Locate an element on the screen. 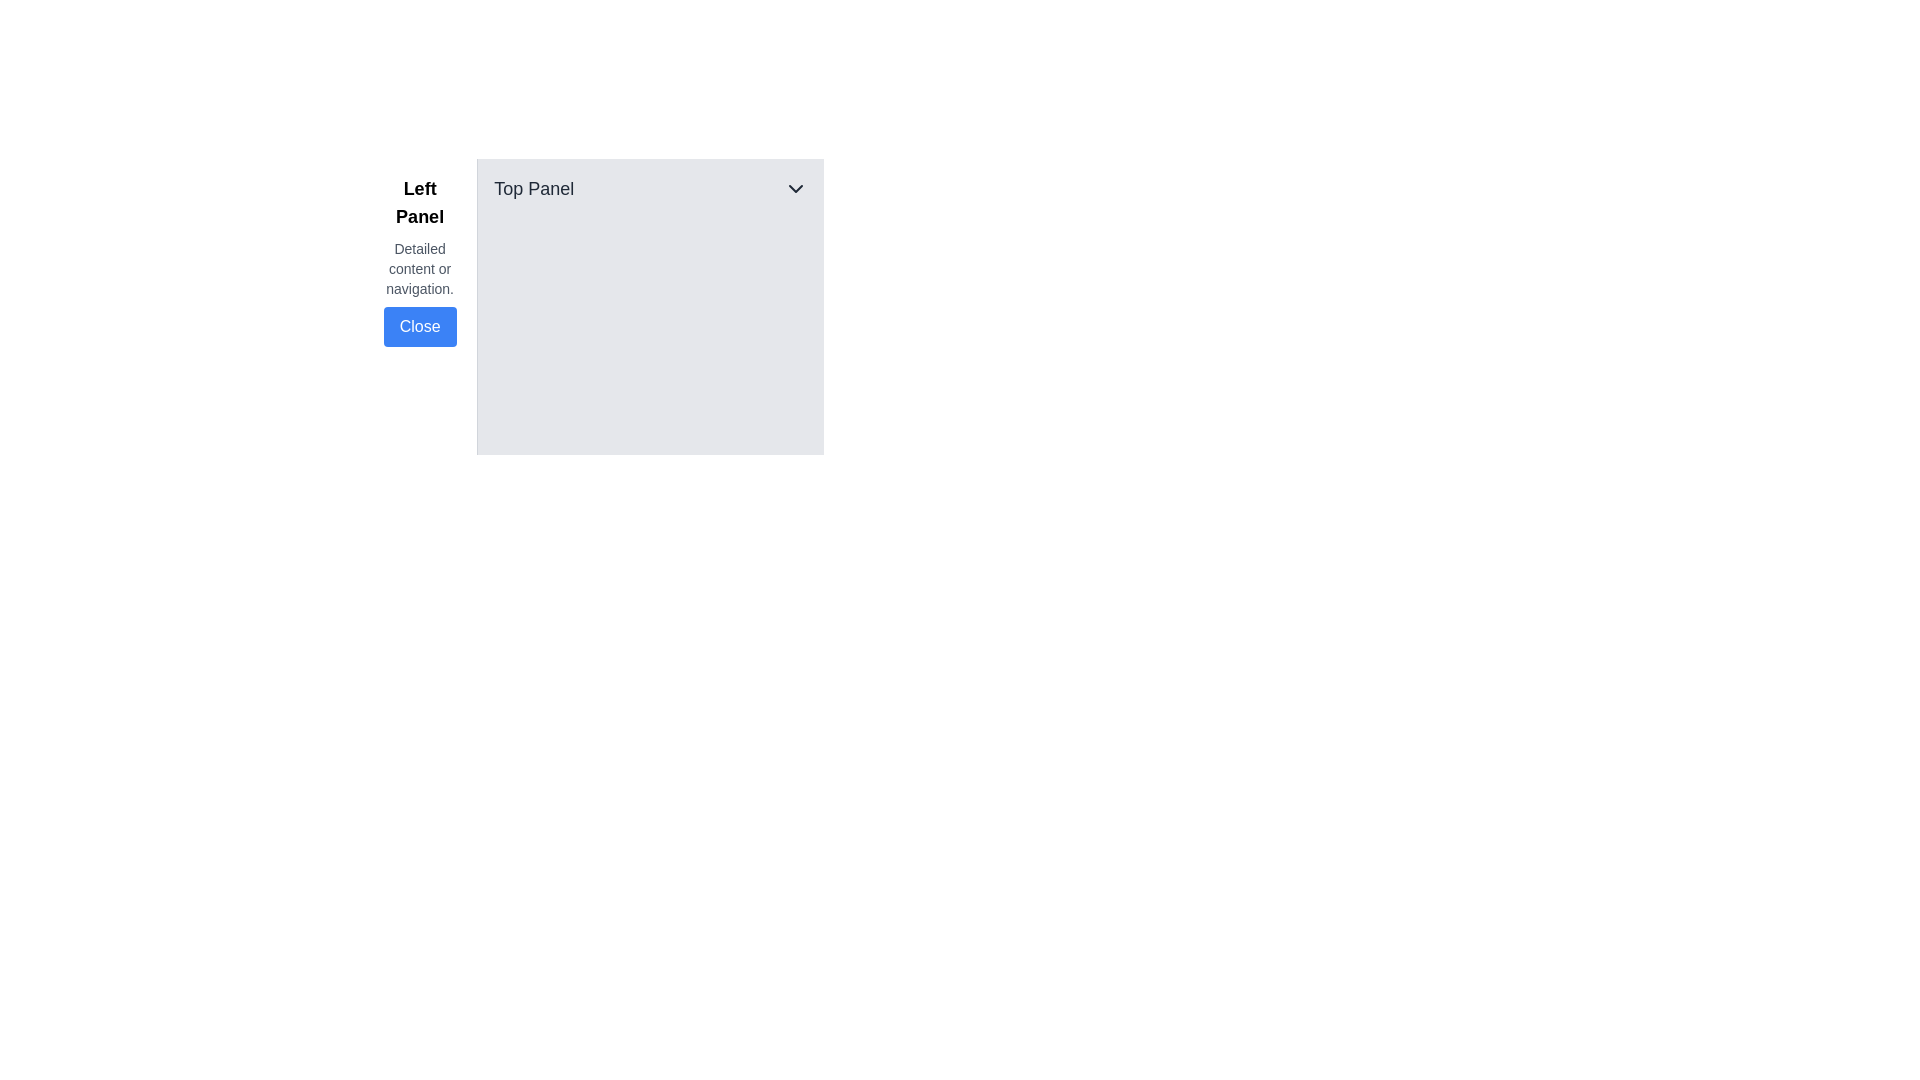 Image resolution: width=1920 pixels, height=1080 pixels. the 'Close' button, which is a rectangular button with a blue background and white text, located in the left panel's content section, below the 'Detailed content or navigation.' text is located at coordinates (419, 326).